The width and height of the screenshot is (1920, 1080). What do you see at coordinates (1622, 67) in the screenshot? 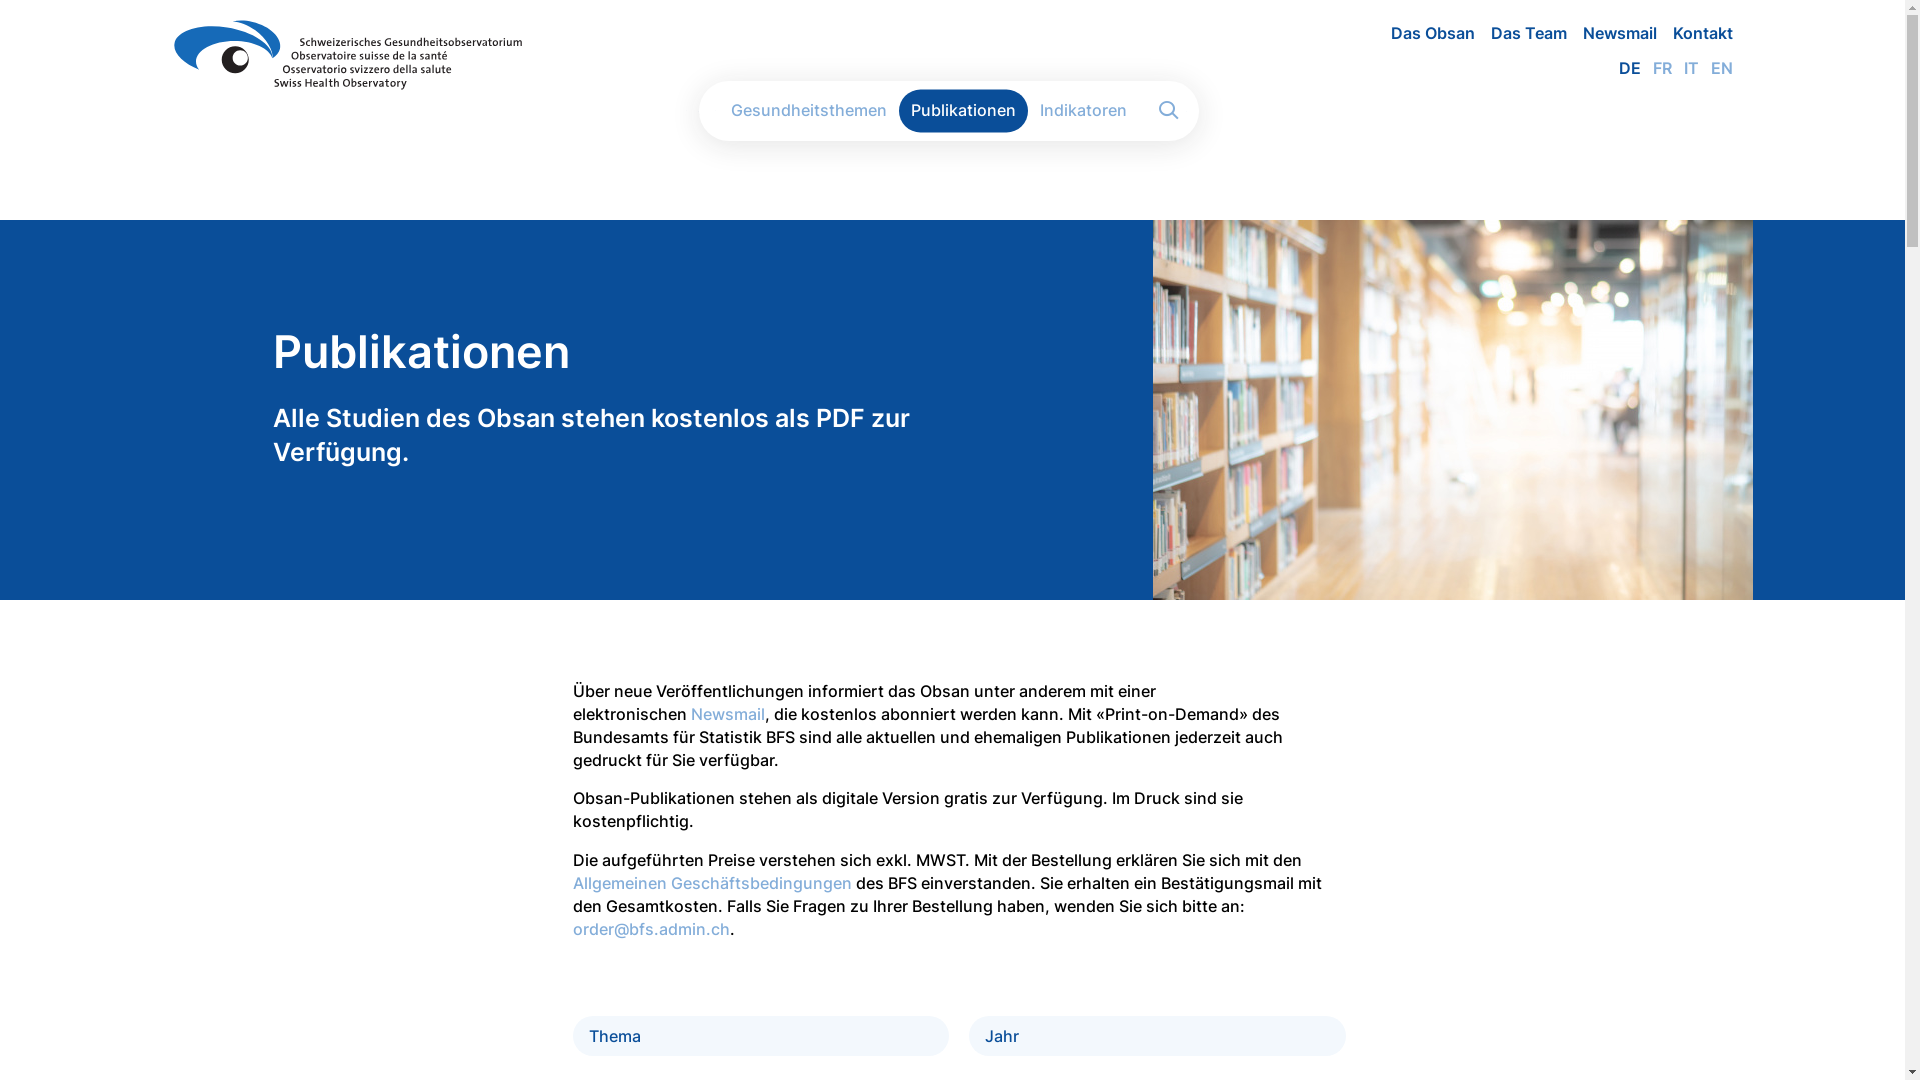
I see `'DE'` at bounding box center [1622, 67].